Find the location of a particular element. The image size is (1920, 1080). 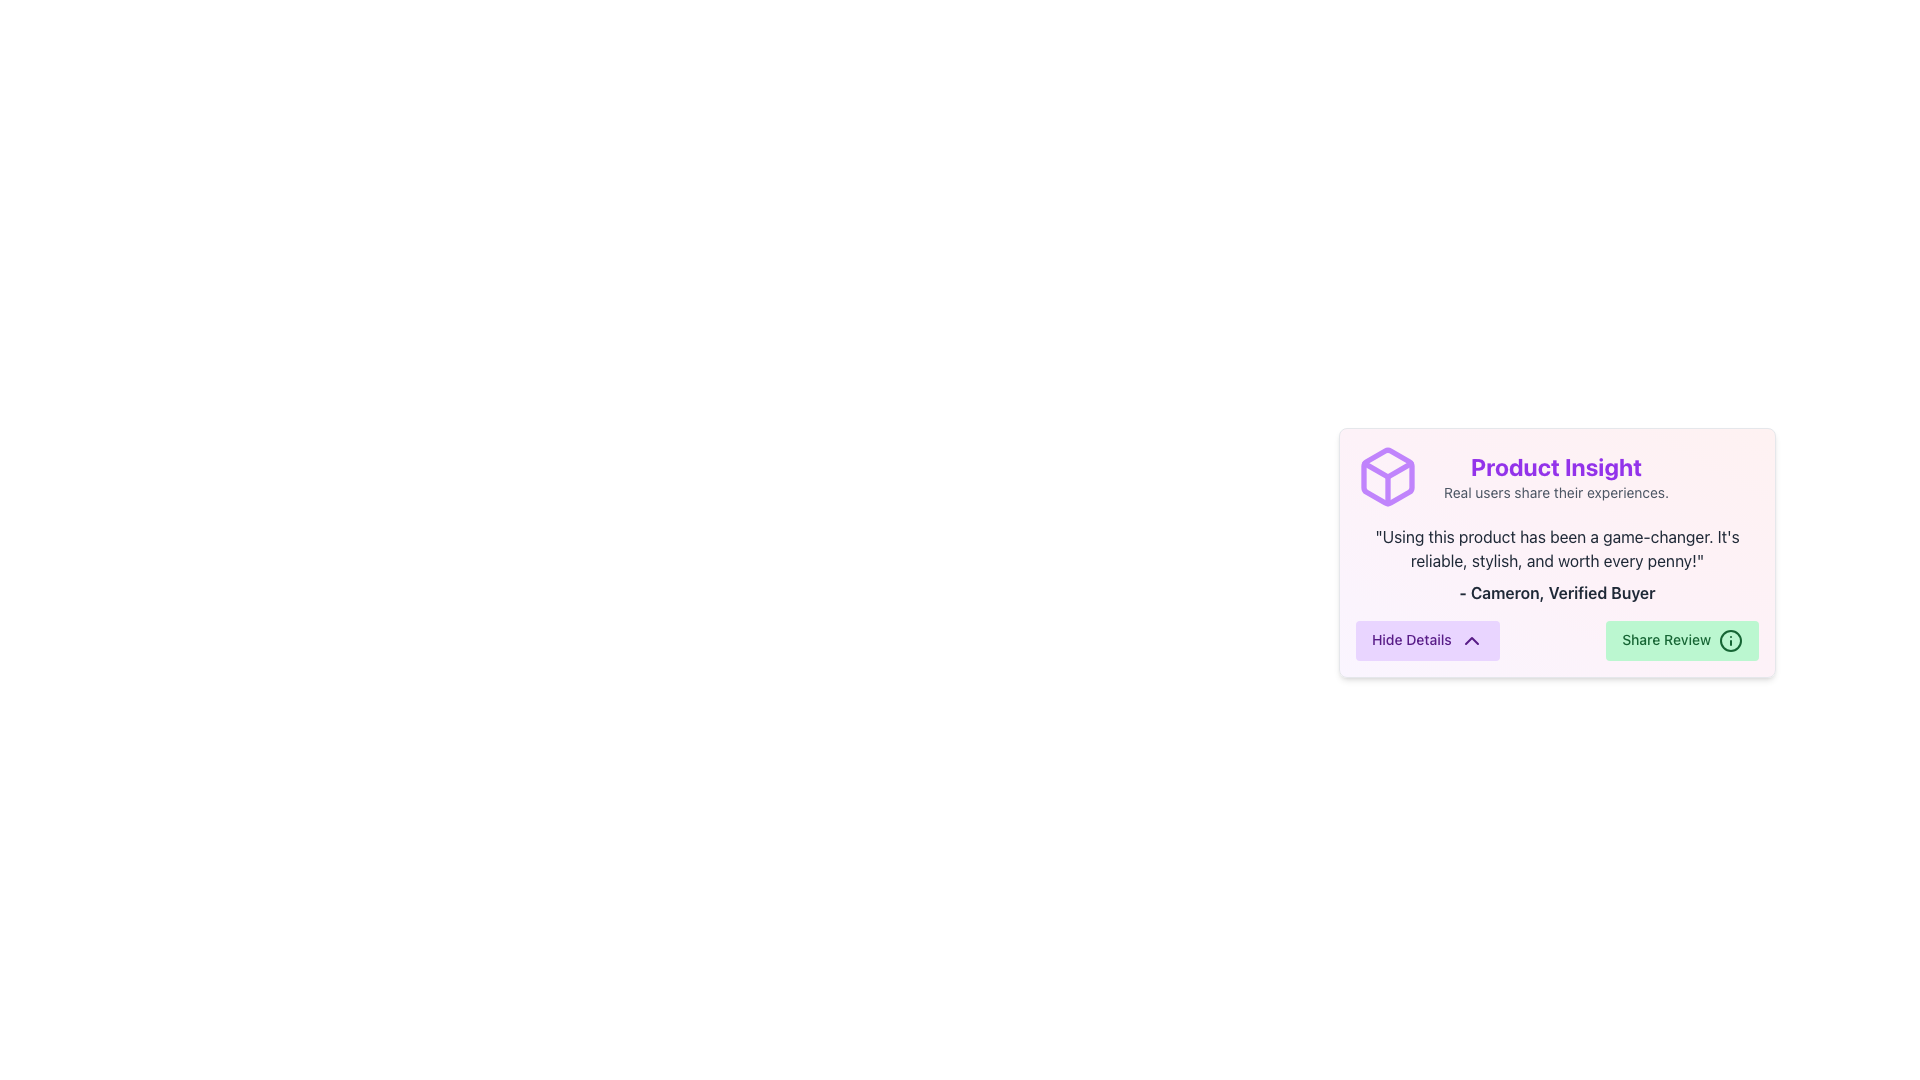

the chevron-like shape of the box icon located in the top left corner of the card is located at coordinates (1386, 470).